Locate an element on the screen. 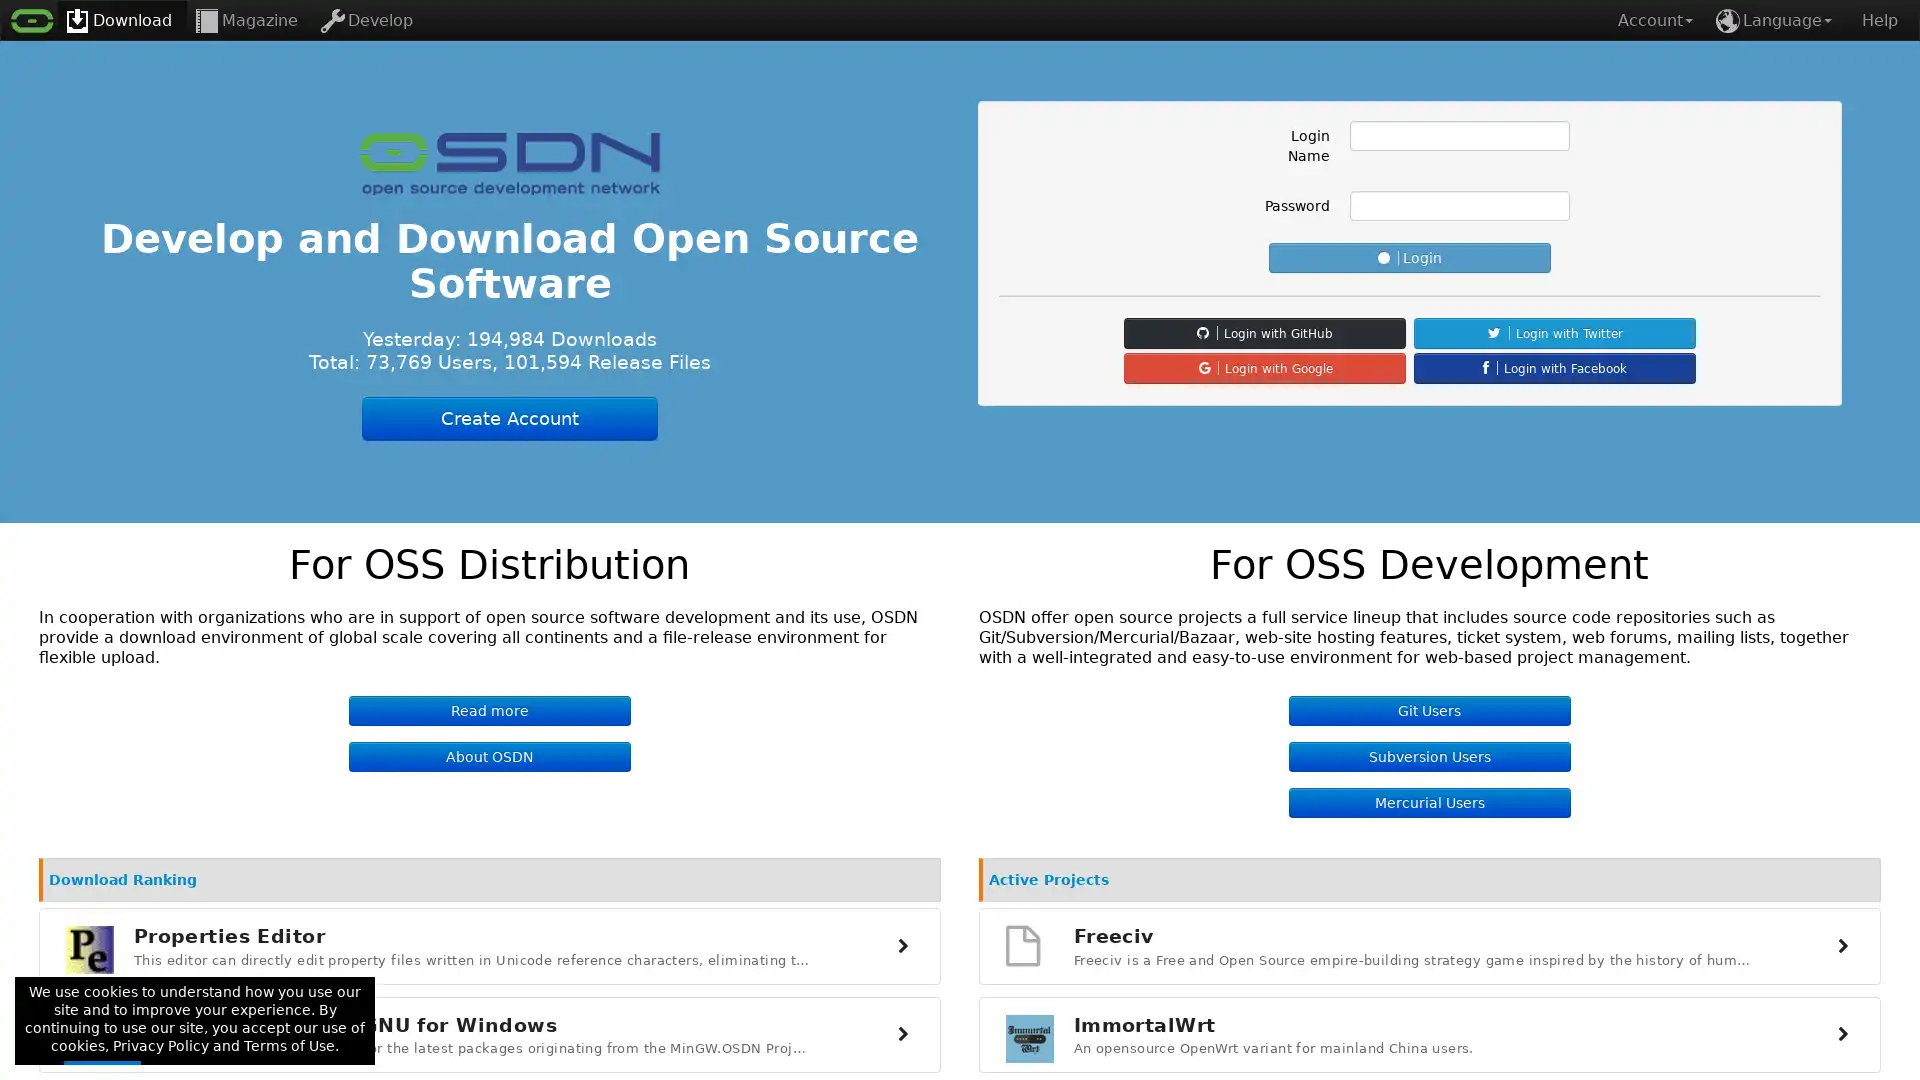  Login is located at coordinates (1409, 257).